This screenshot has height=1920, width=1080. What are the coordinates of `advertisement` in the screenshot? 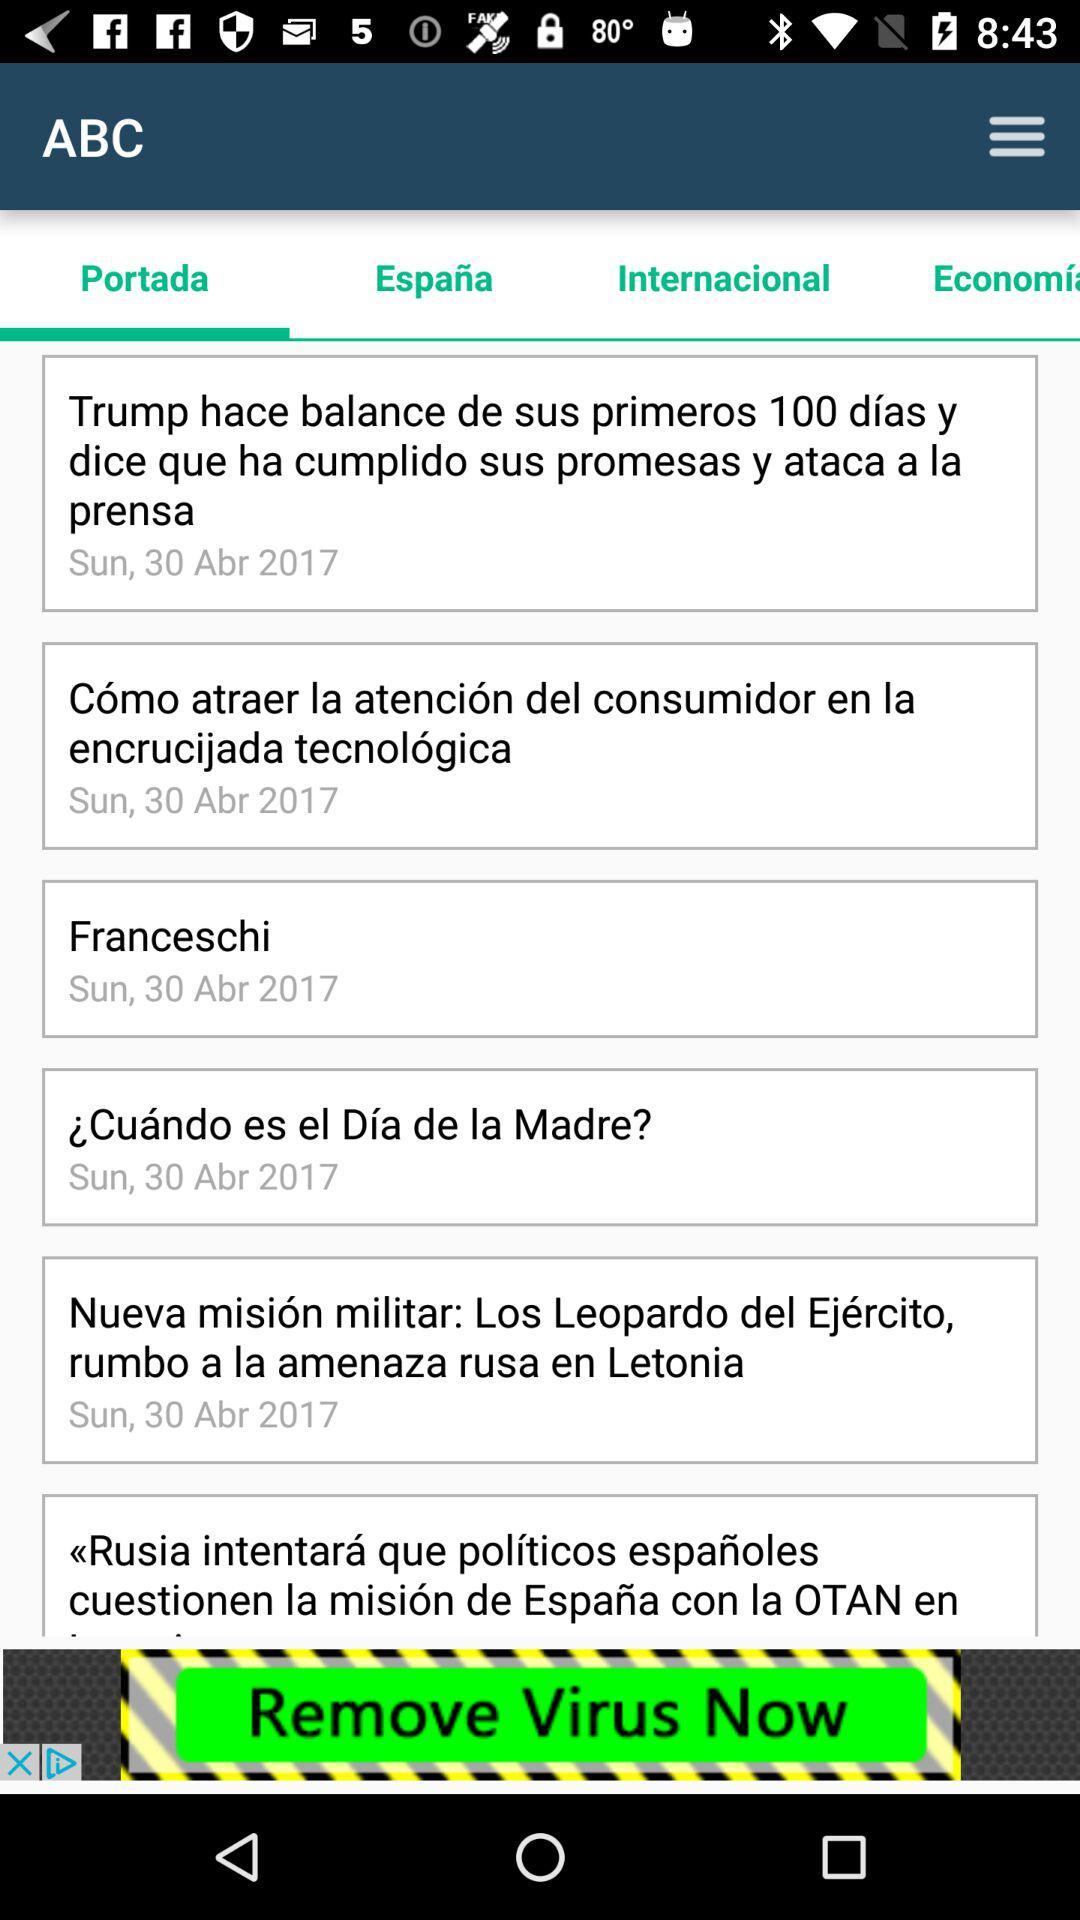 It's located at (540, 1713).